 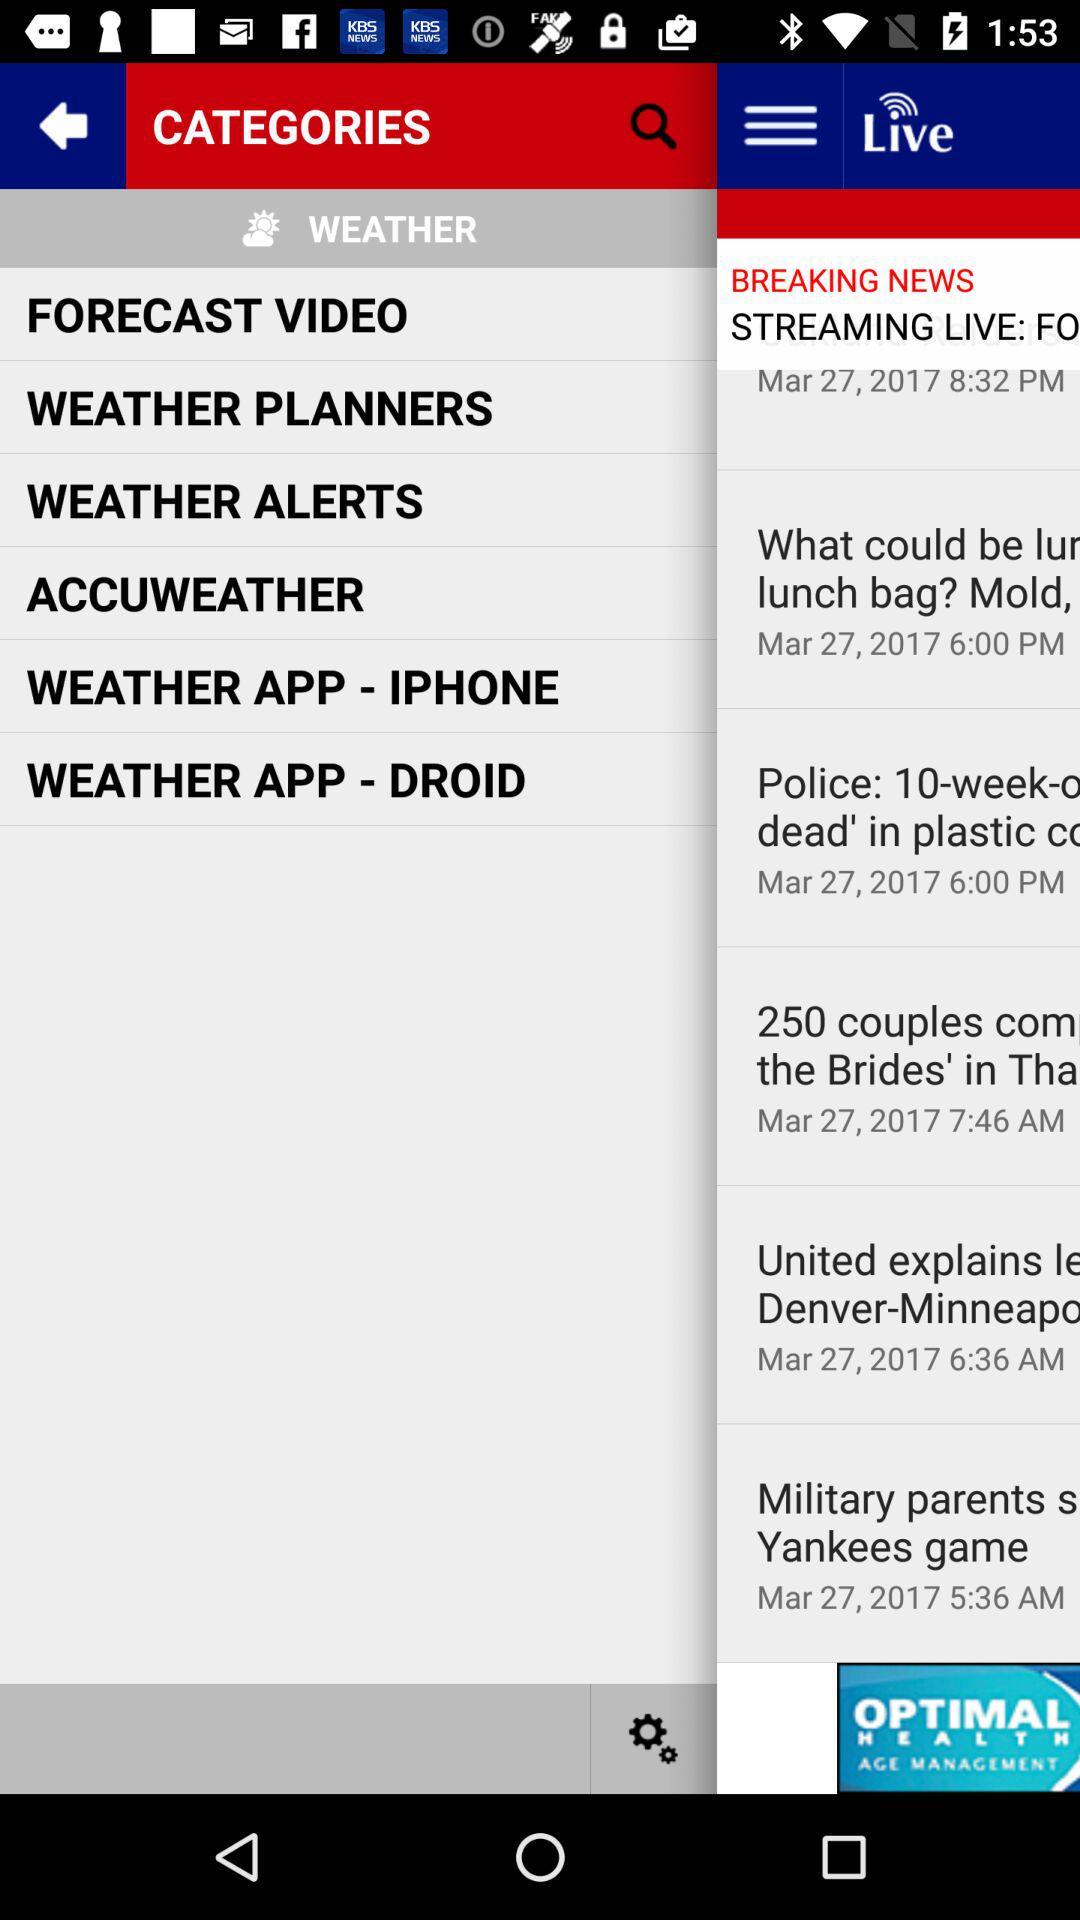 I want to click on the app above the mar 27 2017 app, so click(x=918, y=566).